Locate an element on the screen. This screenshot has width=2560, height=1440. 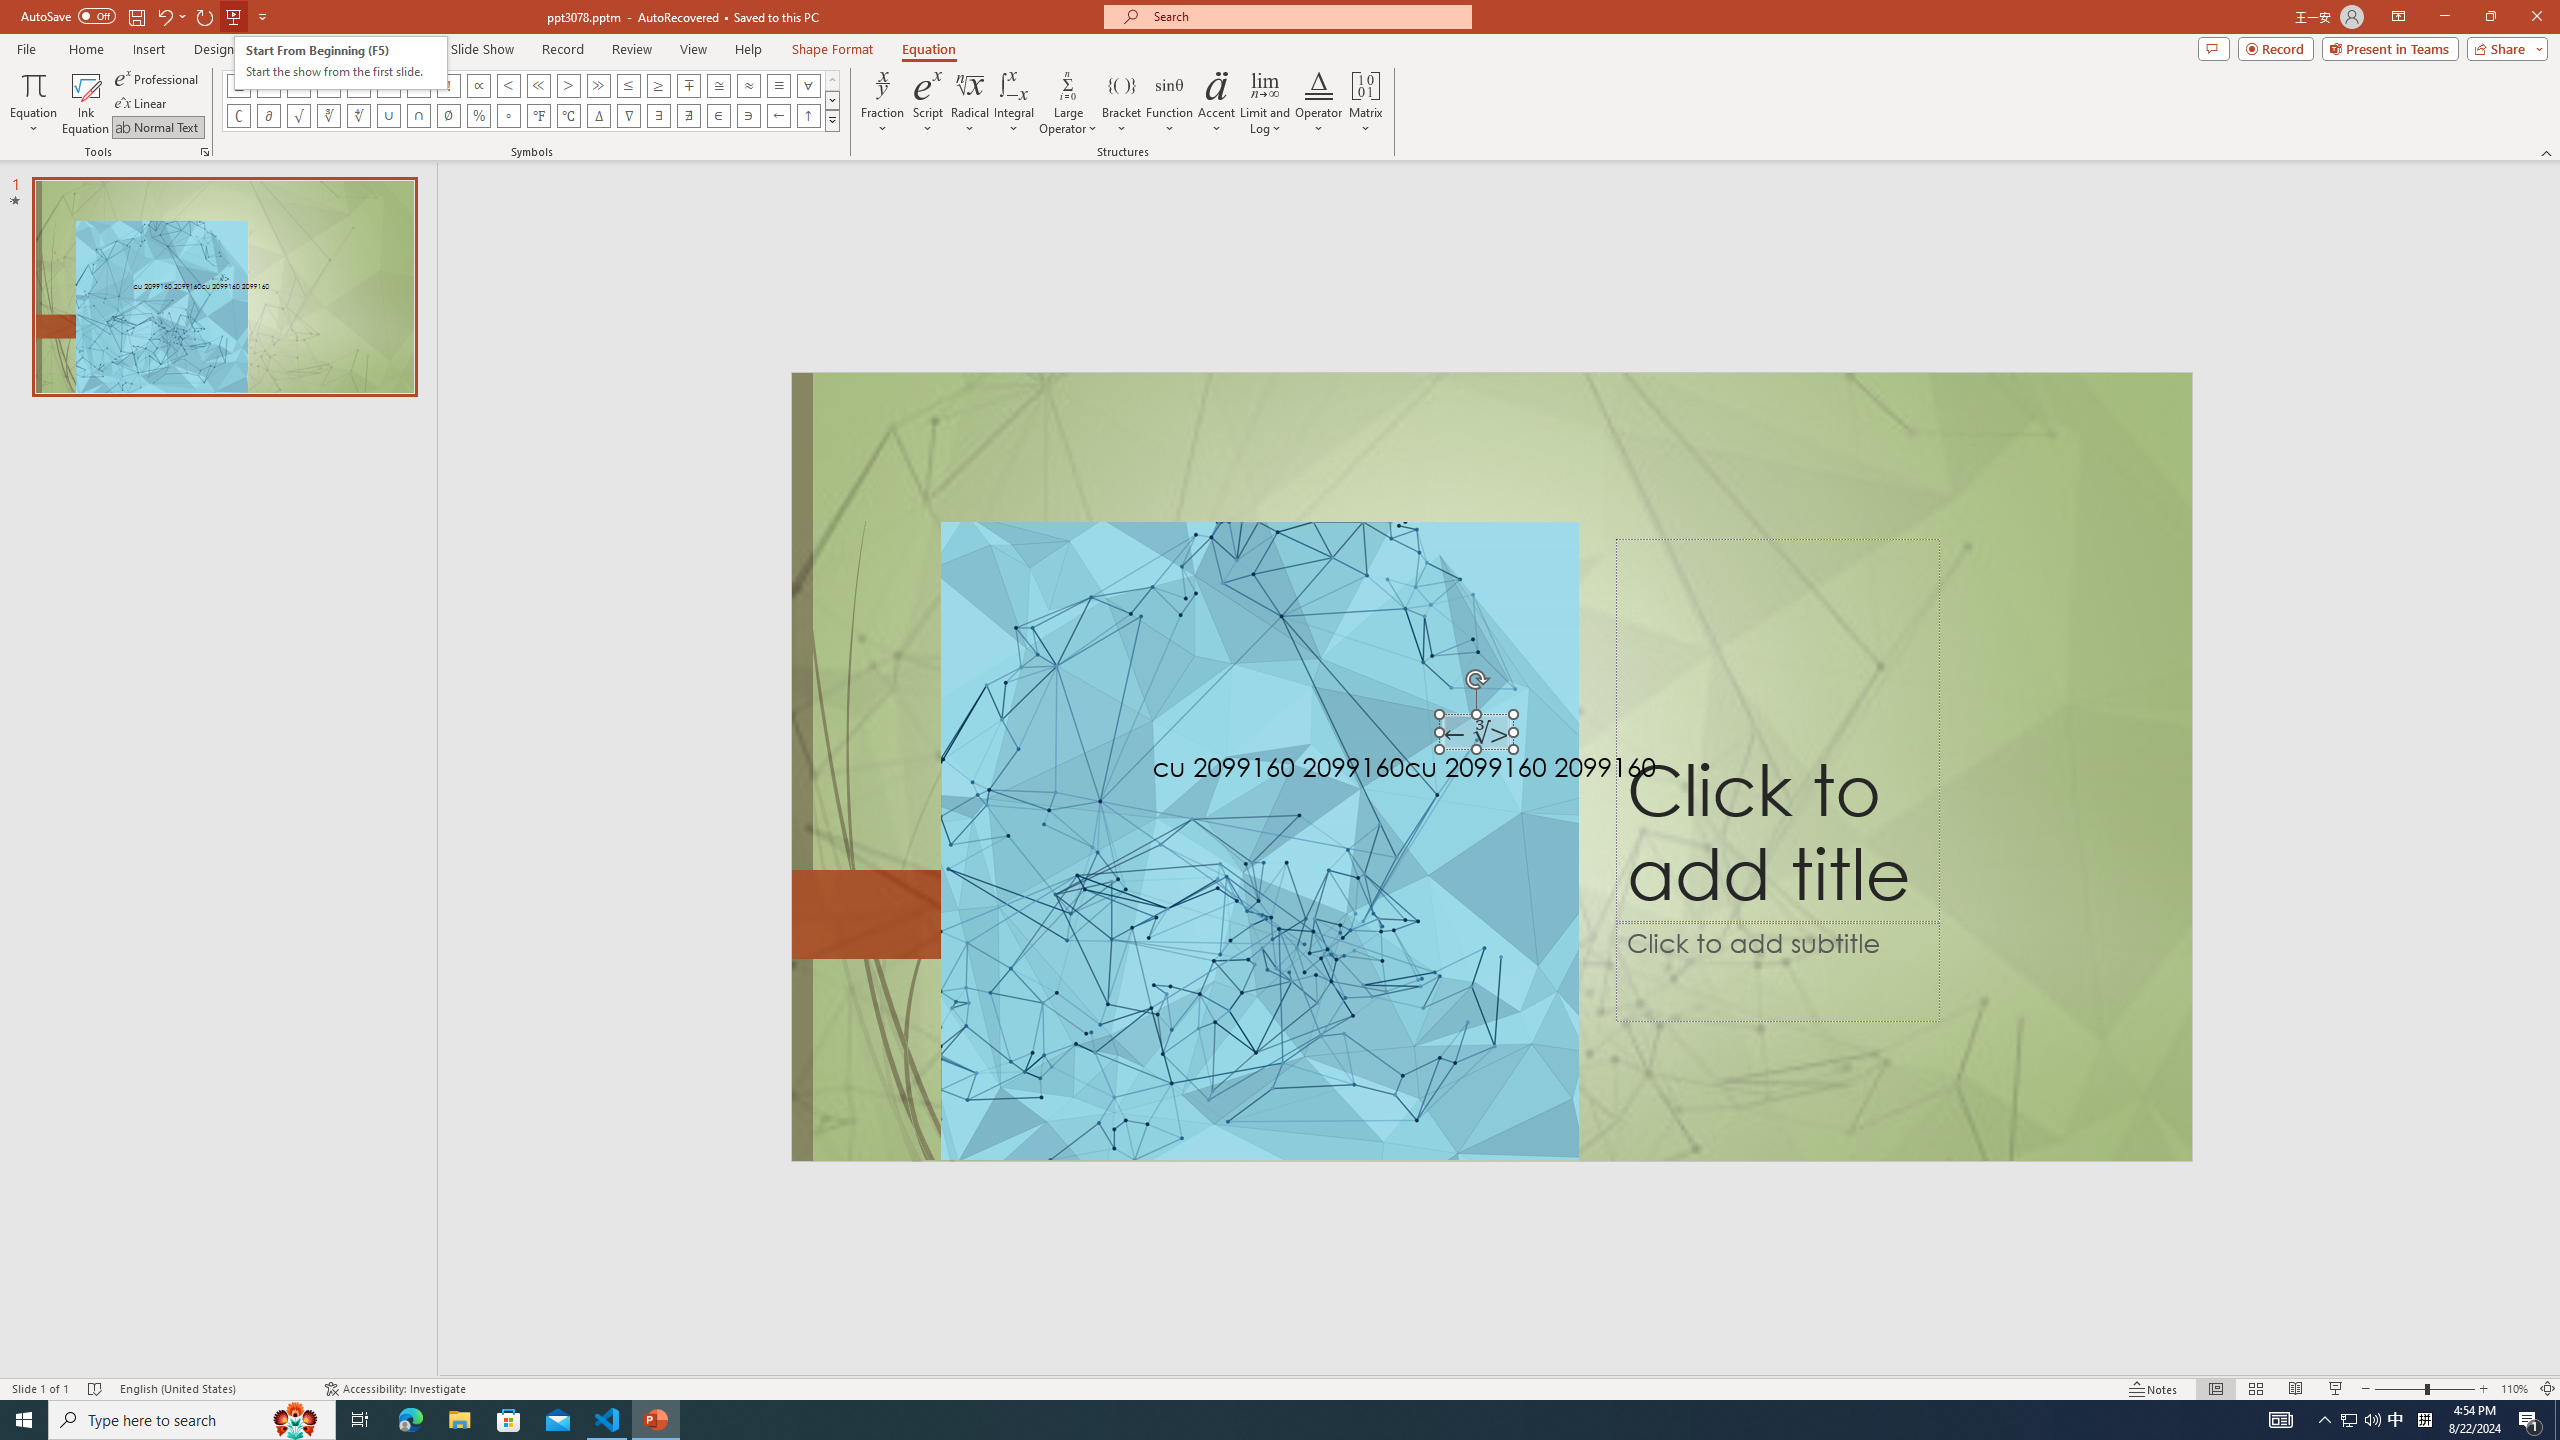
'Equation Symbol Element Of' is located at coordinates (718, 114).